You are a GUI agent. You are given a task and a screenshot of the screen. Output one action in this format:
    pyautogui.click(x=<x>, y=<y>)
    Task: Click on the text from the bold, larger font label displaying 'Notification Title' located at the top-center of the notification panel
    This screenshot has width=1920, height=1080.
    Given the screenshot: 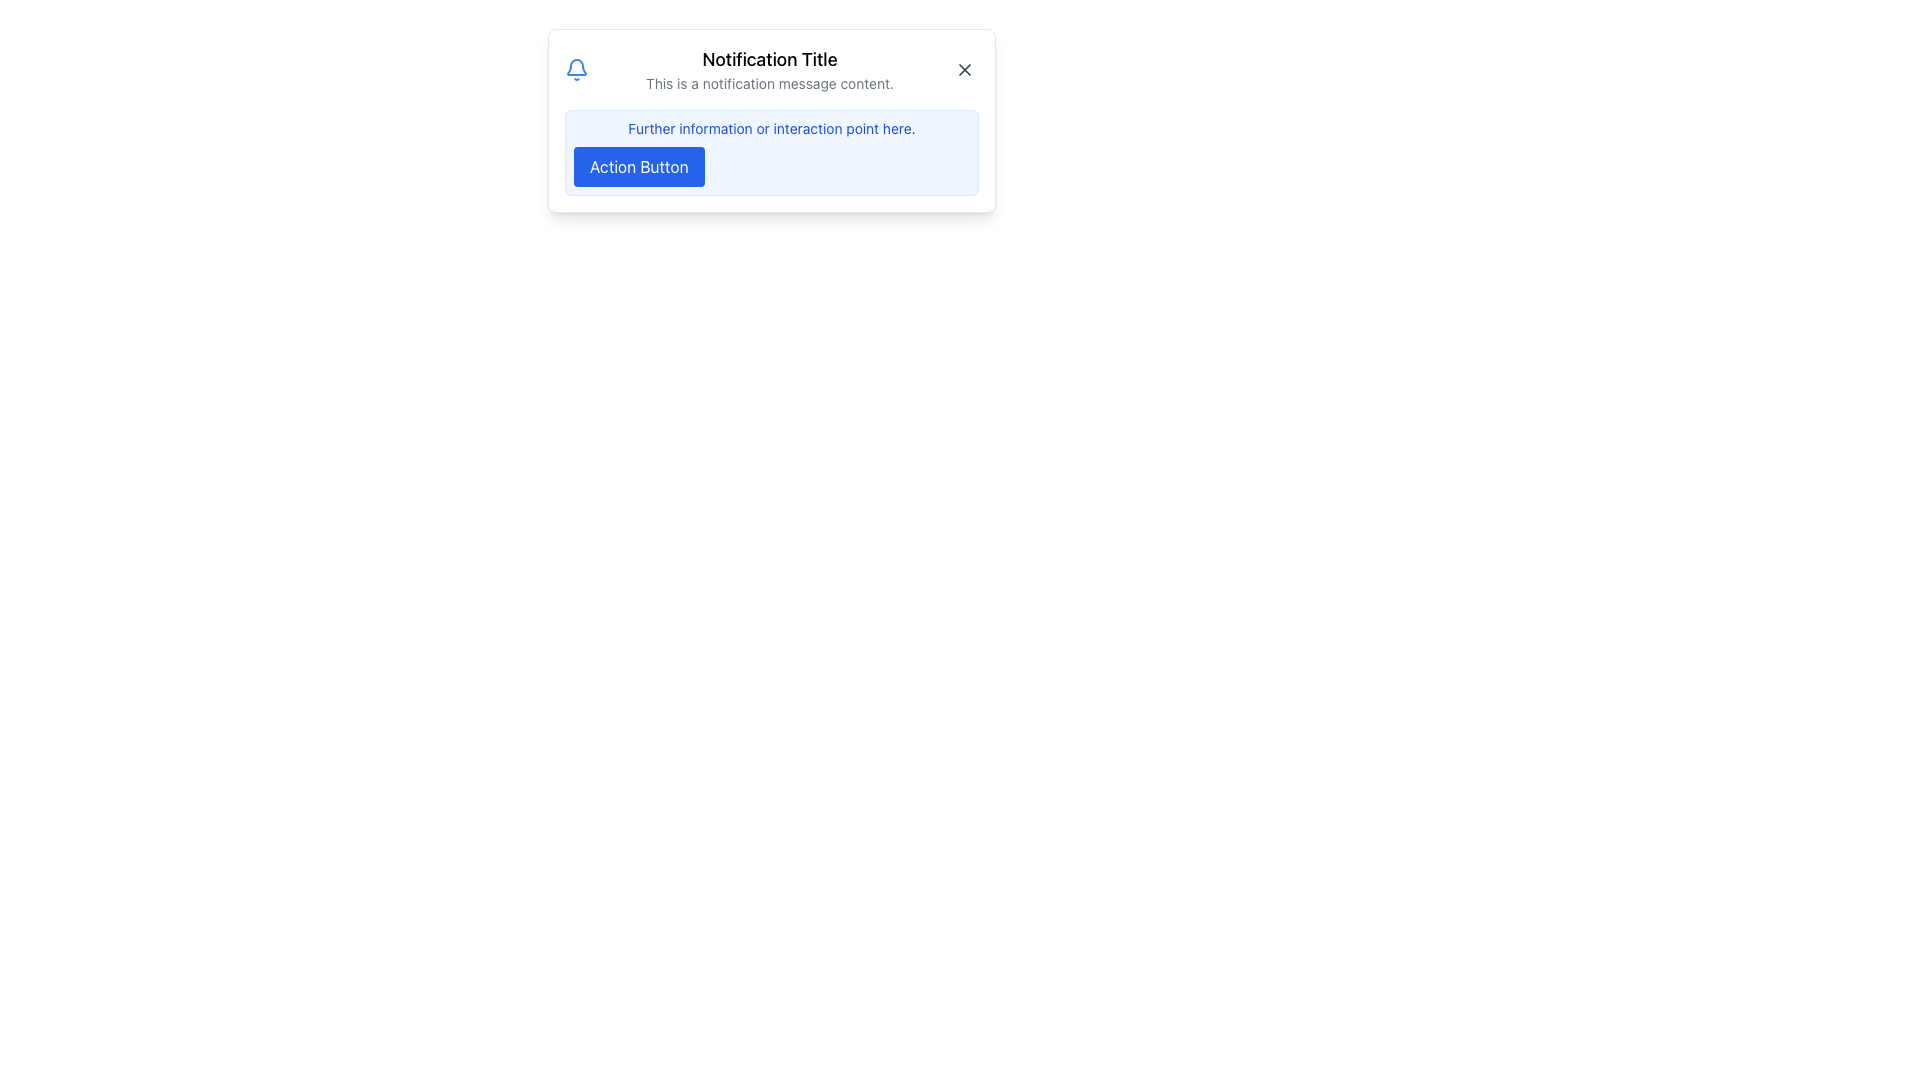 What is the action you would take?
    pyautogui.click(x=768, y=59)
    